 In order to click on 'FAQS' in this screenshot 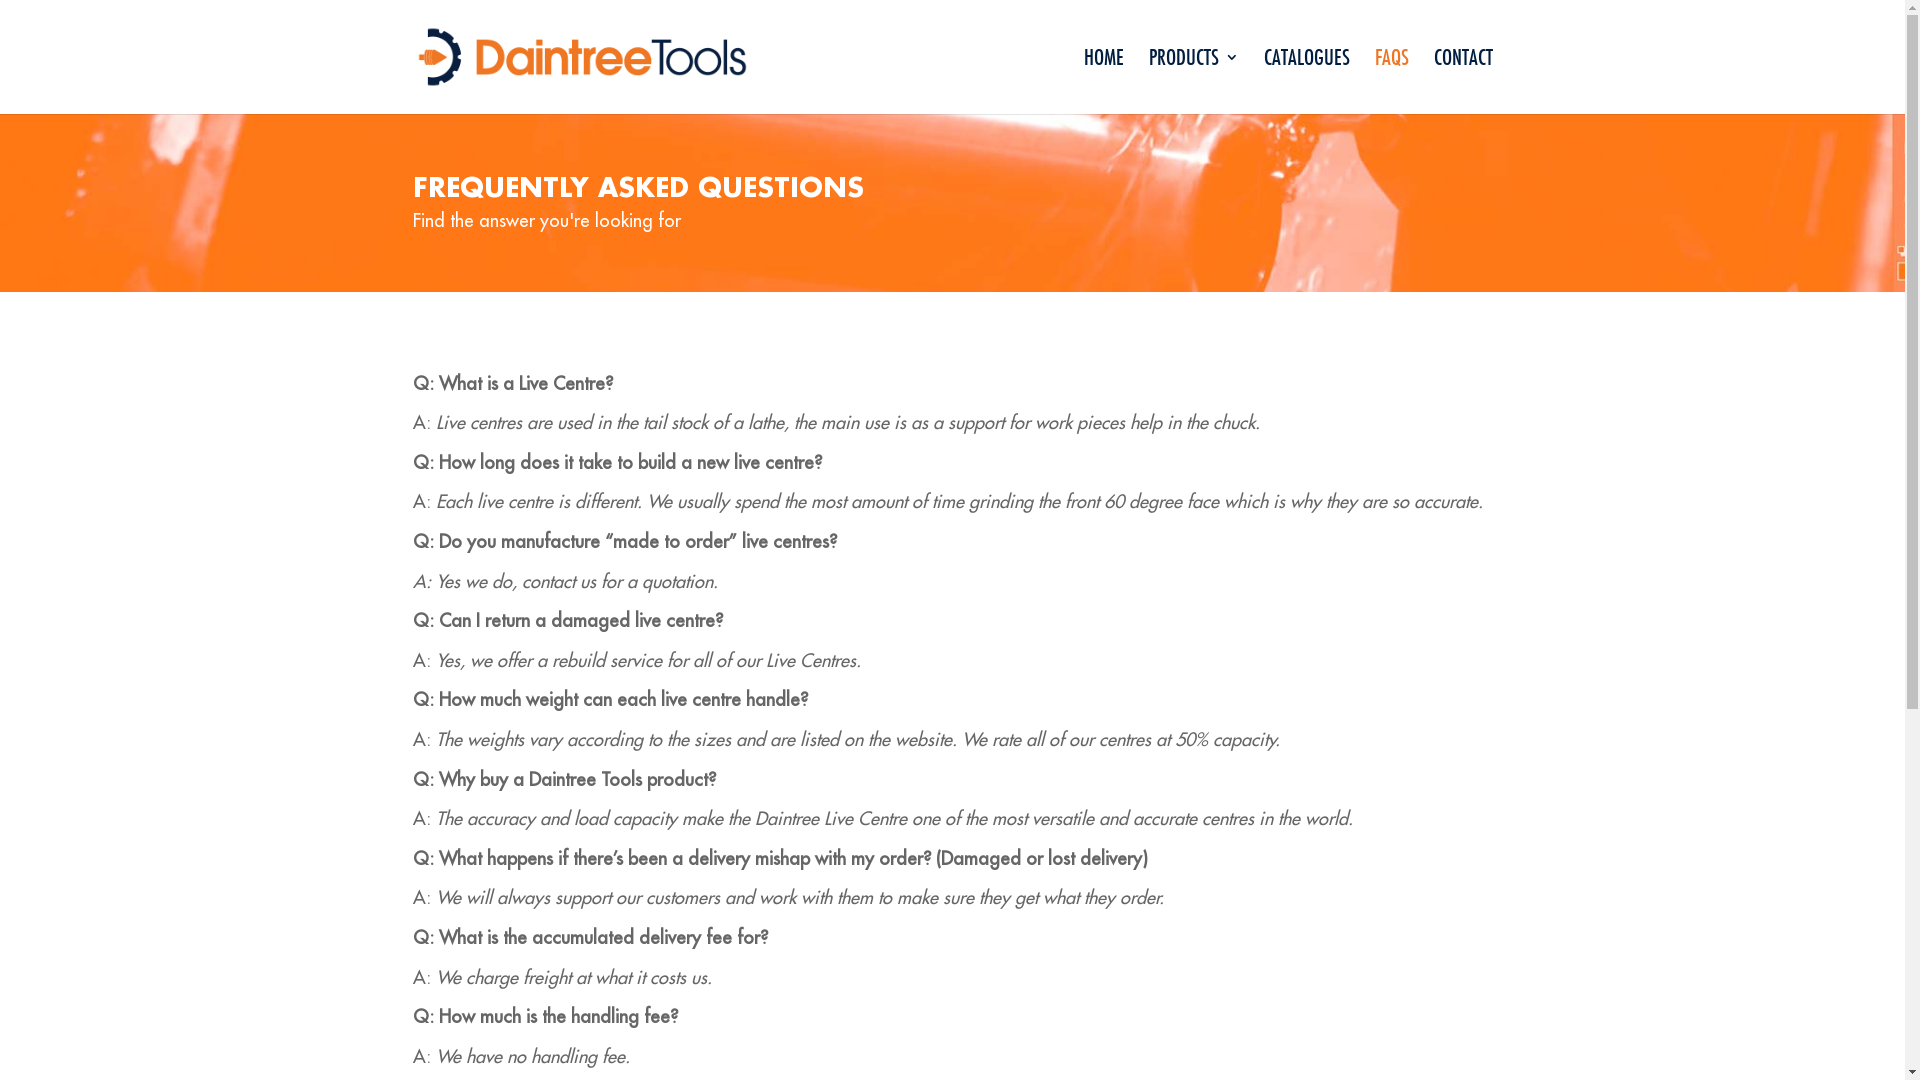, I will do `click(1390, 80)`.